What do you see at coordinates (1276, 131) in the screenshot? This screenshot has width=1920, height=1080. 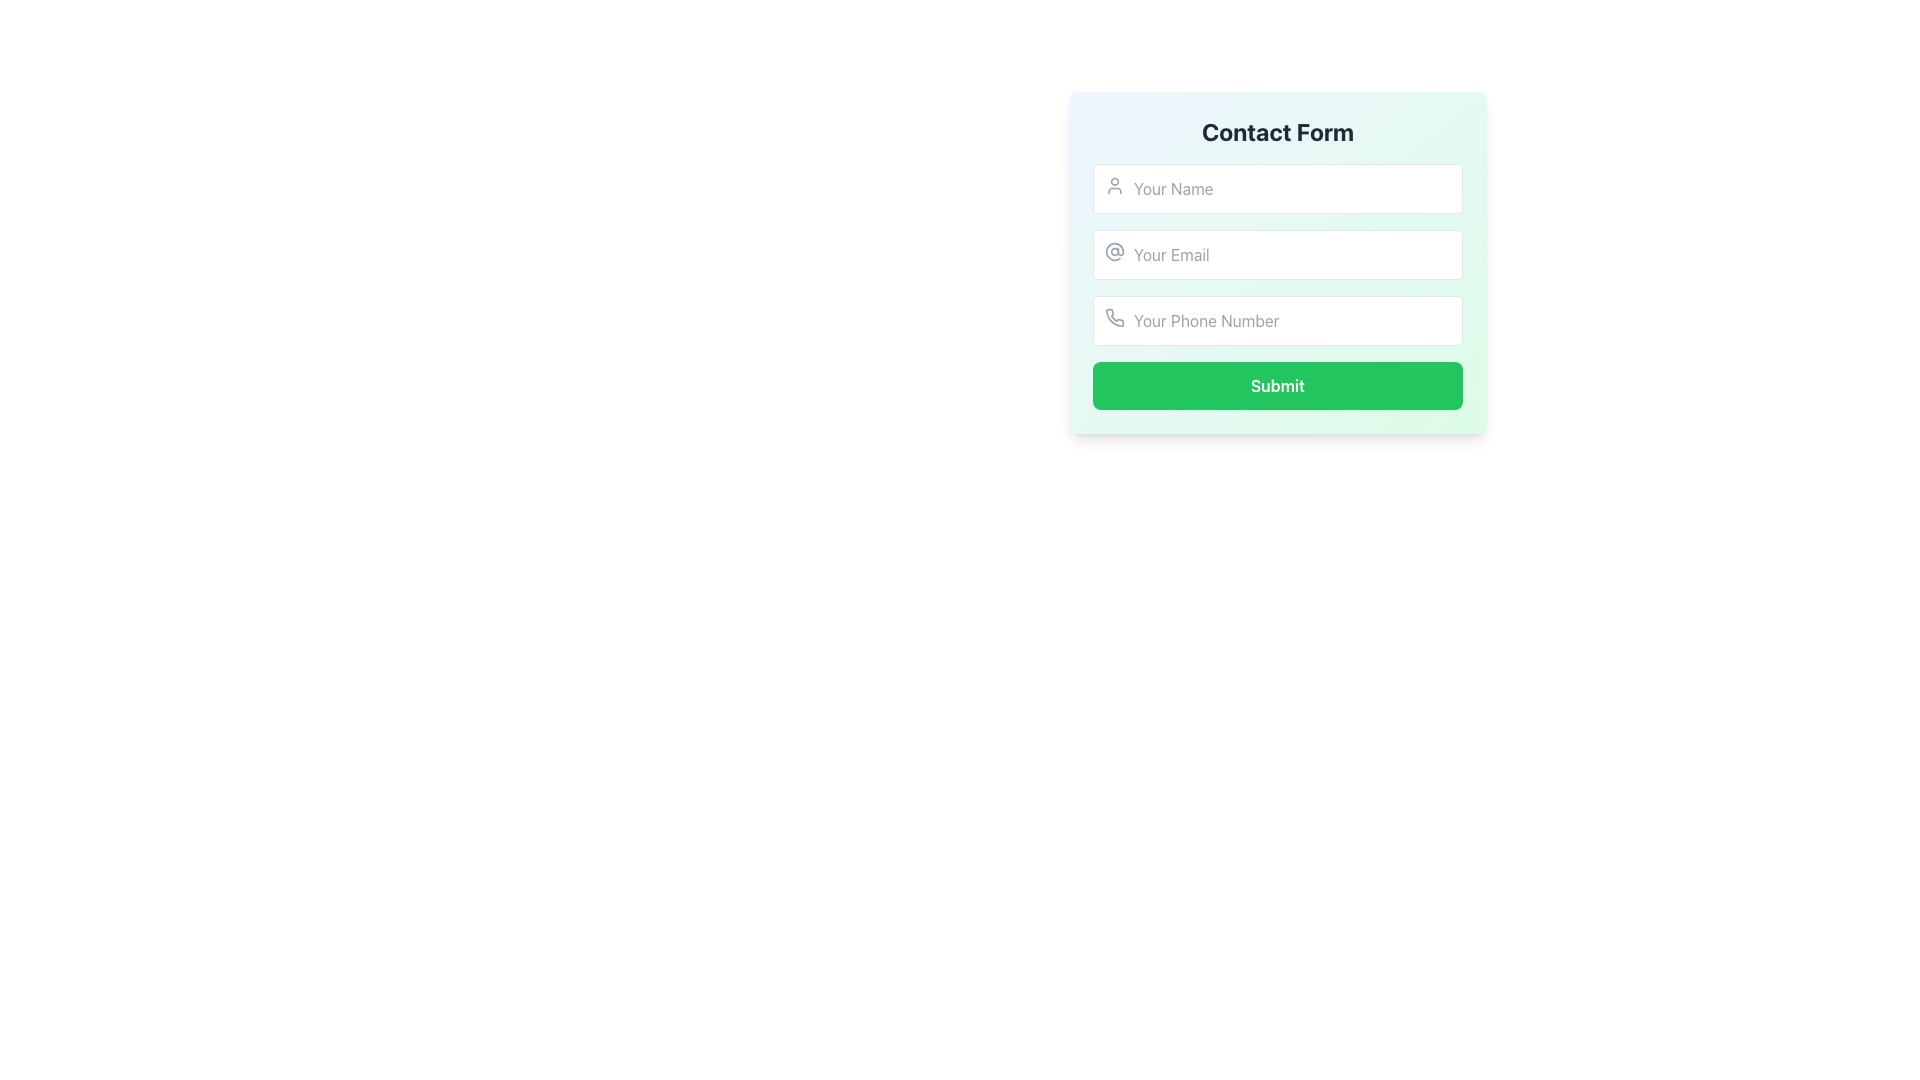 I see `the Static Text element that serves as the title for the contact form, which is positioned at the upper section of a card with a gradient background` at bounding box center [1276, 131].